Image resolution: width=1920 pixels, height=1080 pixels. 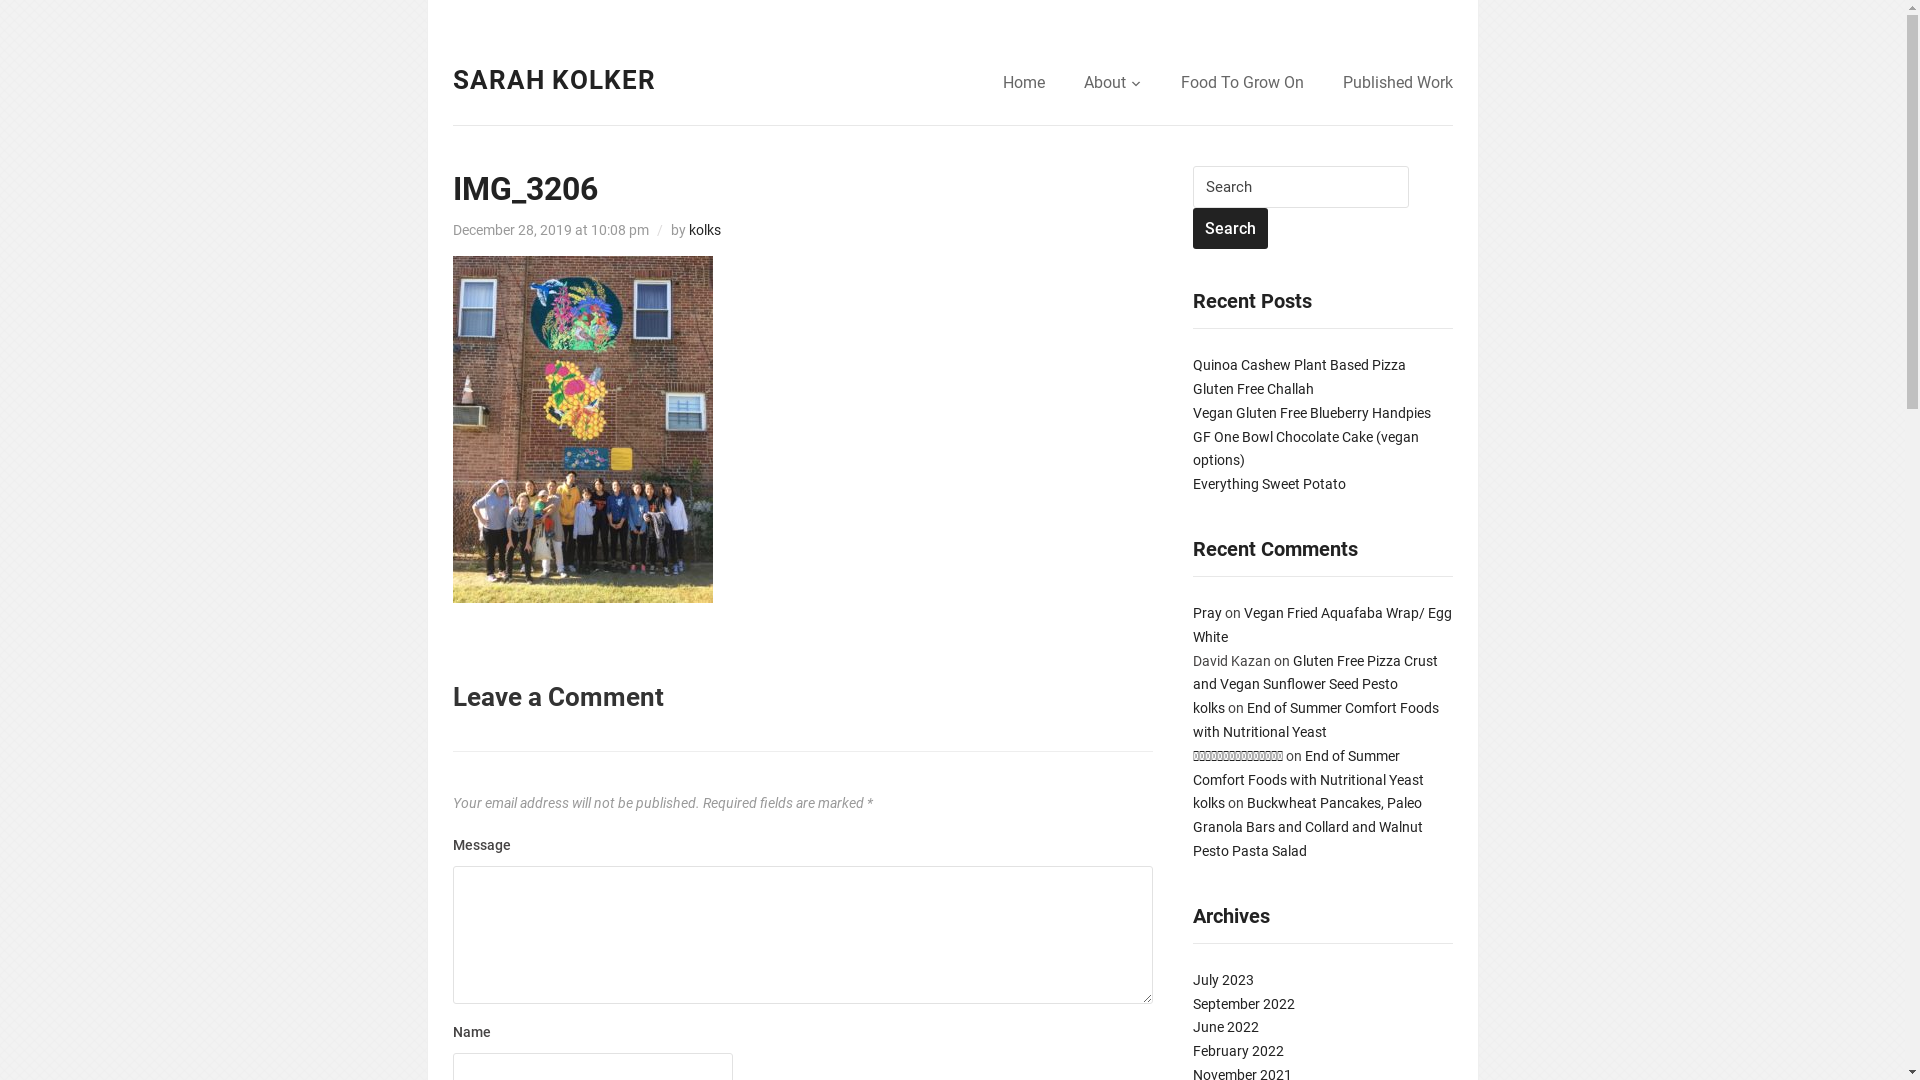 What do you see at coordinates (1022, 83) in the screenshot?
I see `'Home'` at bounding box center [1022, 83].